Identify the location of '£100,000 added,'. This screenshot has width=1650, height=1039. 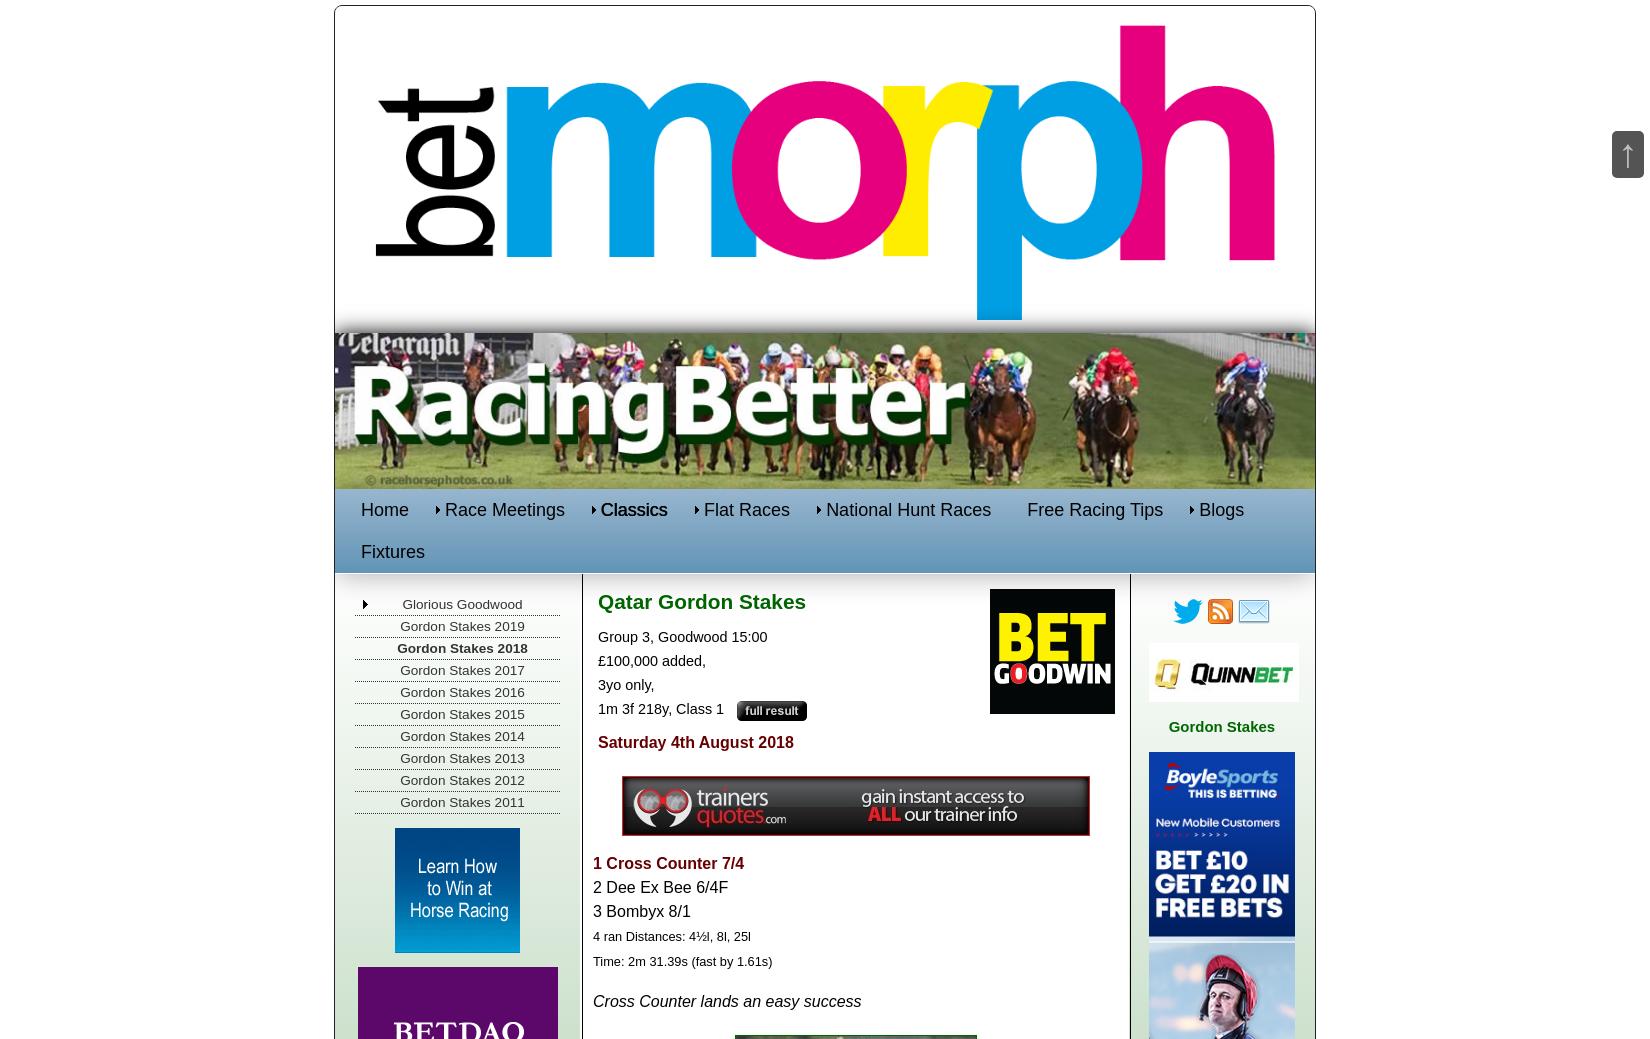
(651, 659).